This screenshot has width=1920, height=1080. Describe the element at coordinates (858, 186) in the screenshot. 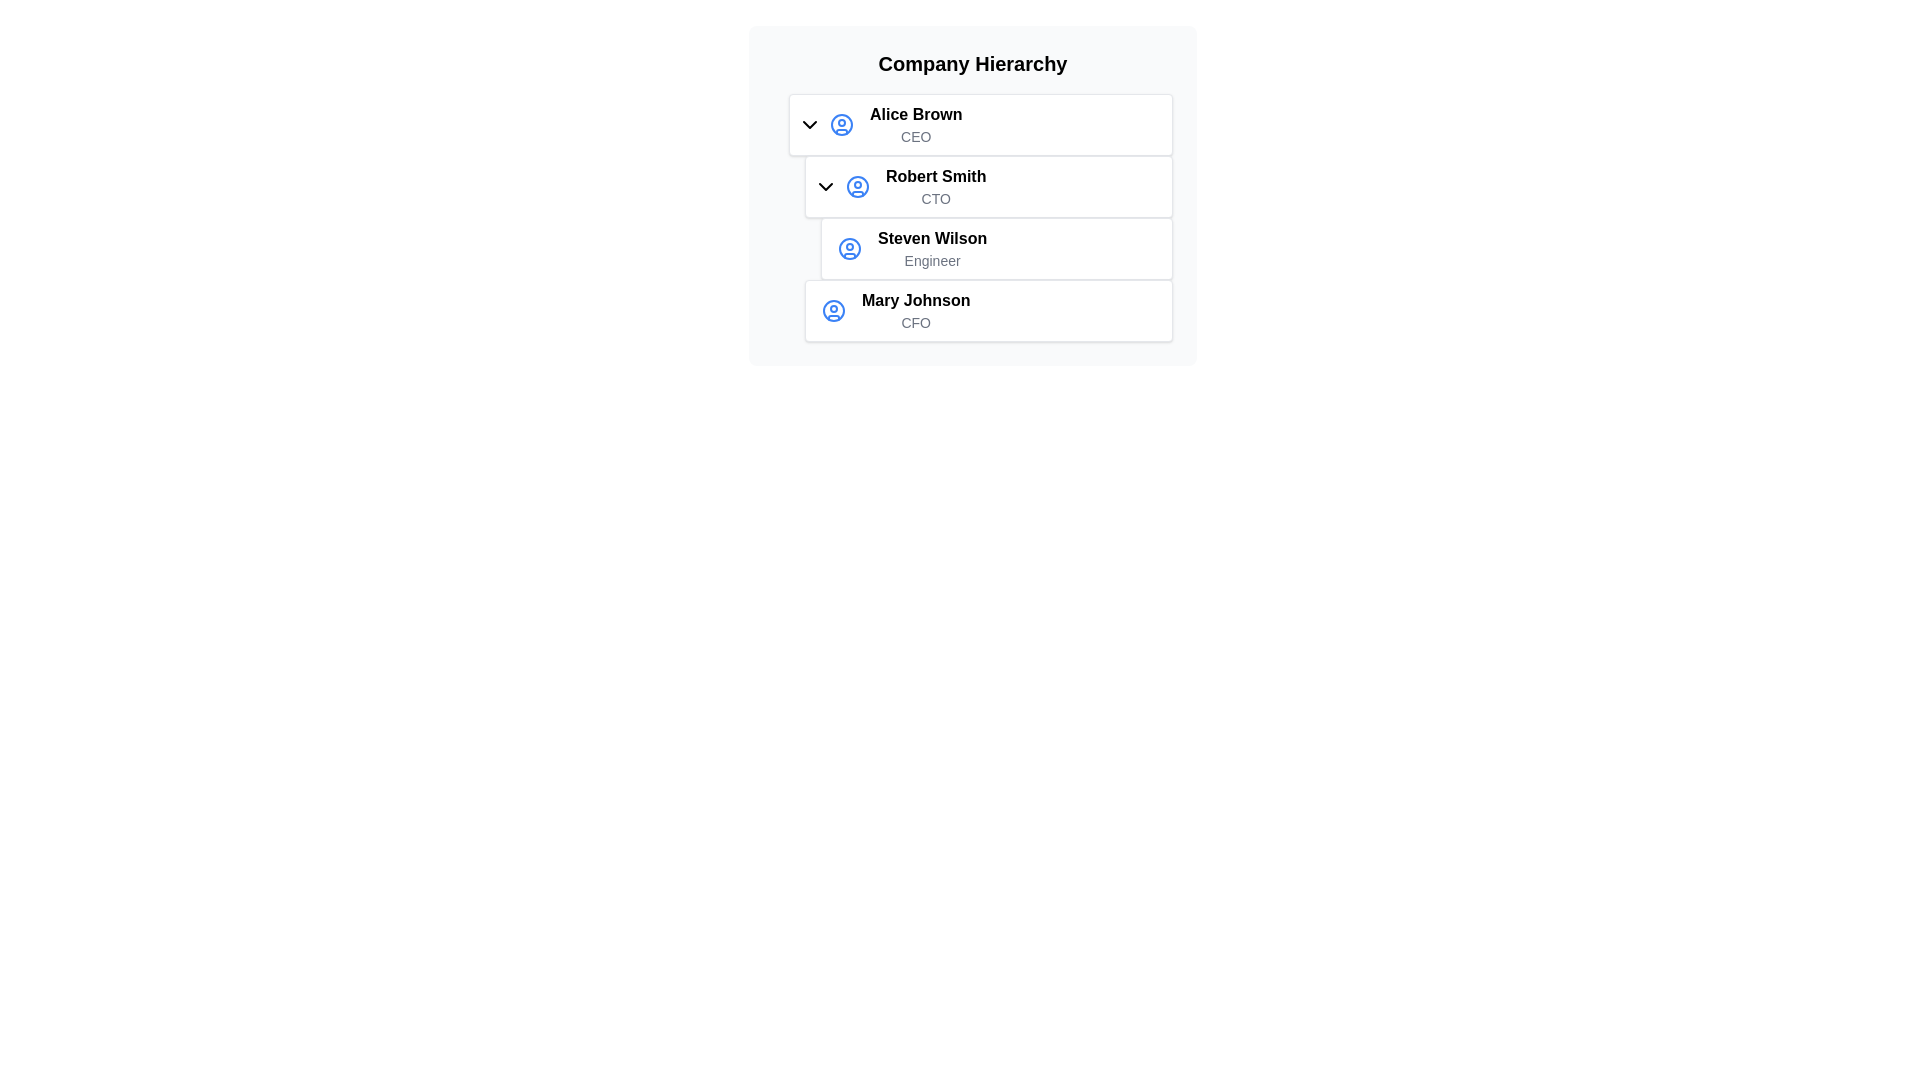

I see `the blue circular outline in the user icon representing 'Robert Smith', which is located above the text 'Robert Smith' and 'CTO' in the 'Company Hierarchy' interface` at that location.